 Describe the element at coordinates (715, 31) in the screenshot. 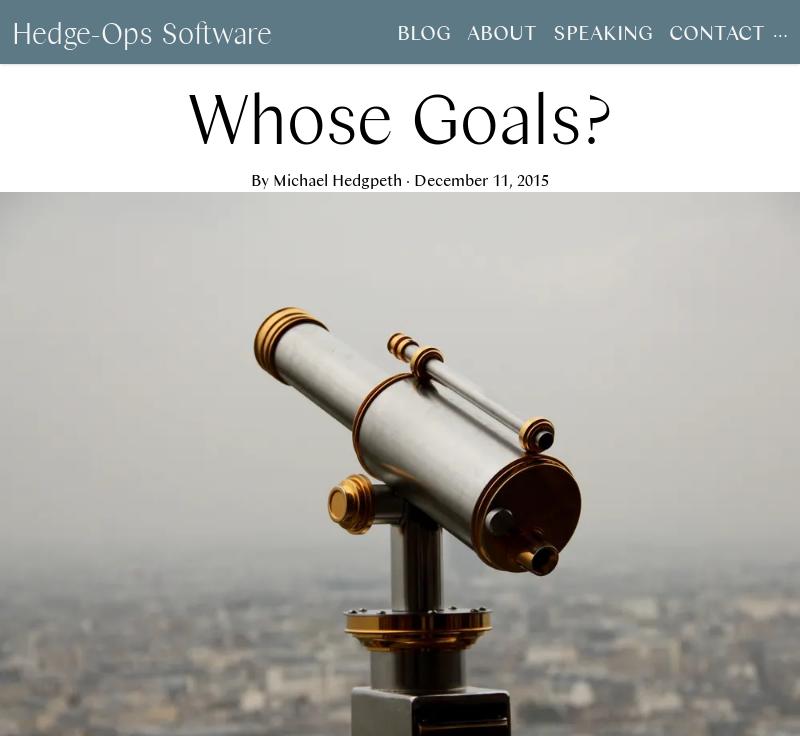

I see `'Contact'` at that location.